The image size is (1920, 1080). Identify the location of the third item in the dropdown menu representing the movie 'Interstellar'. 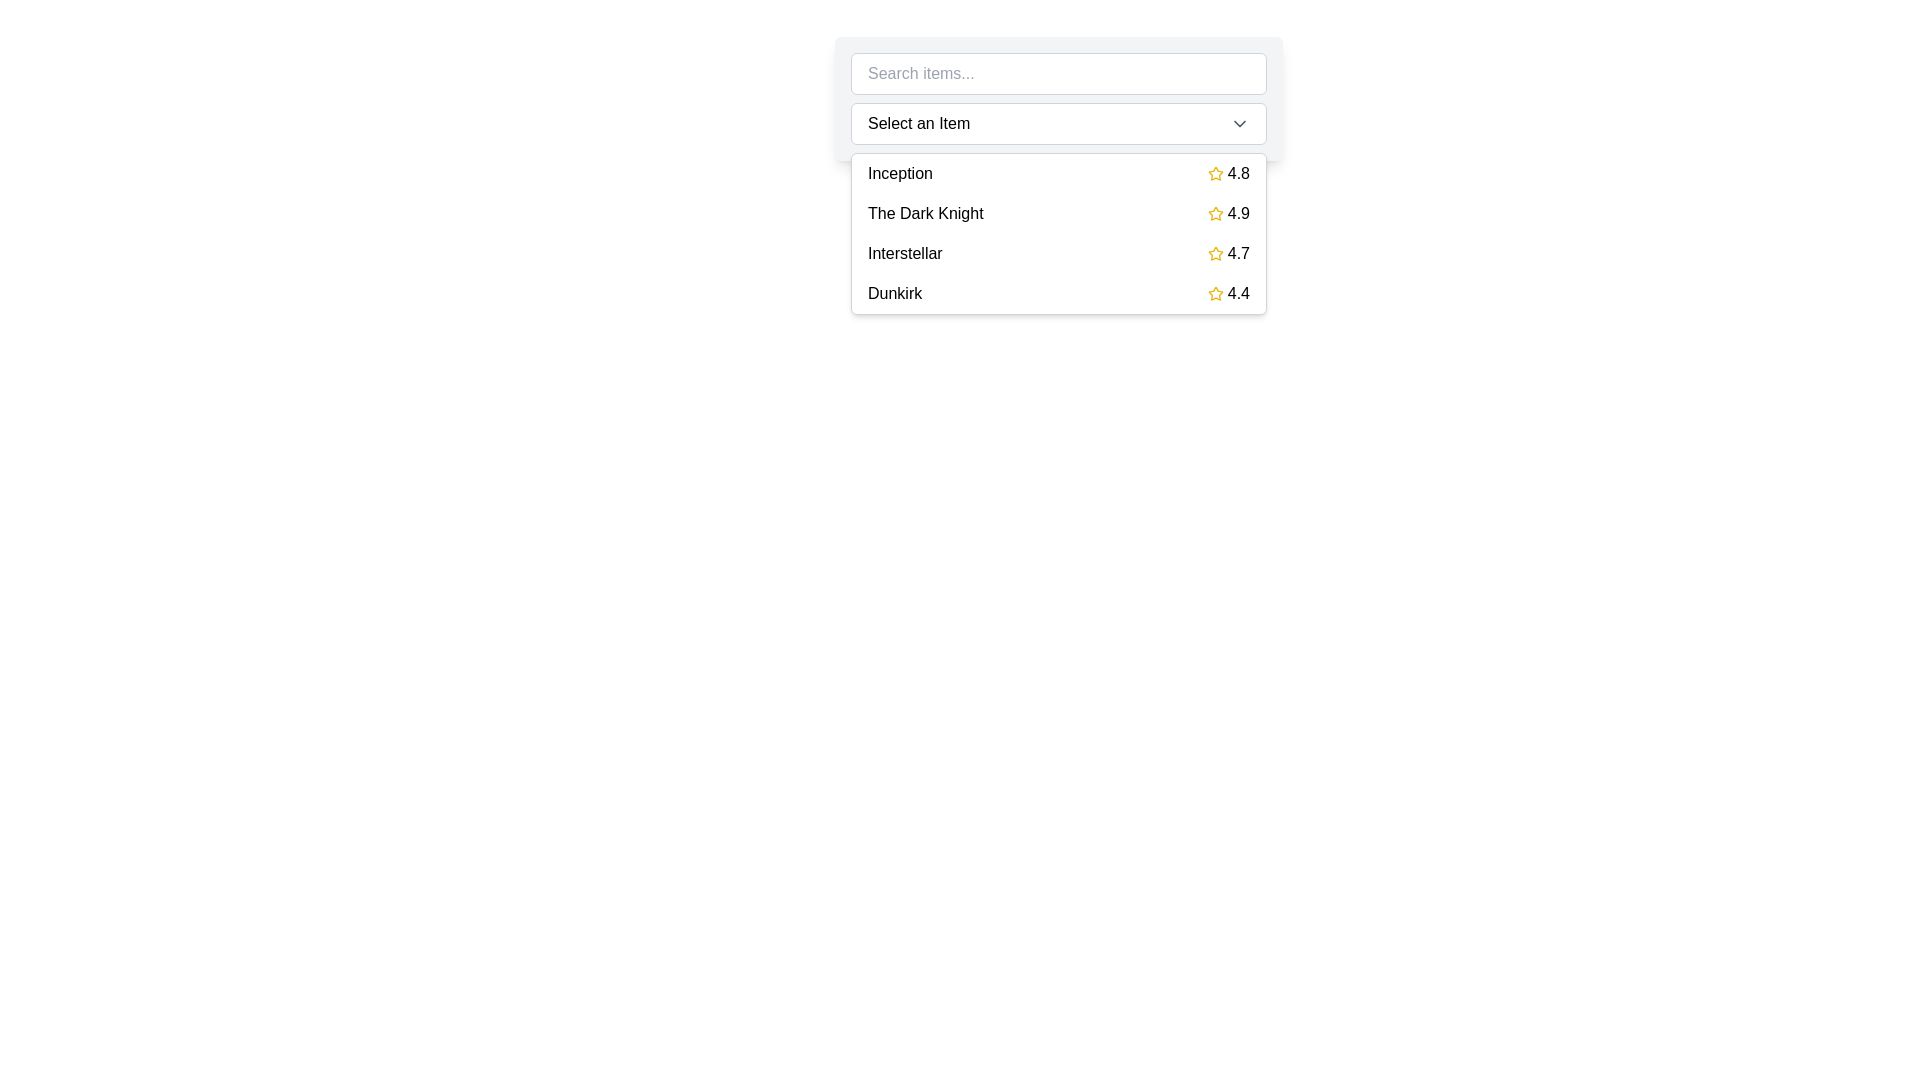
(1058, 253).